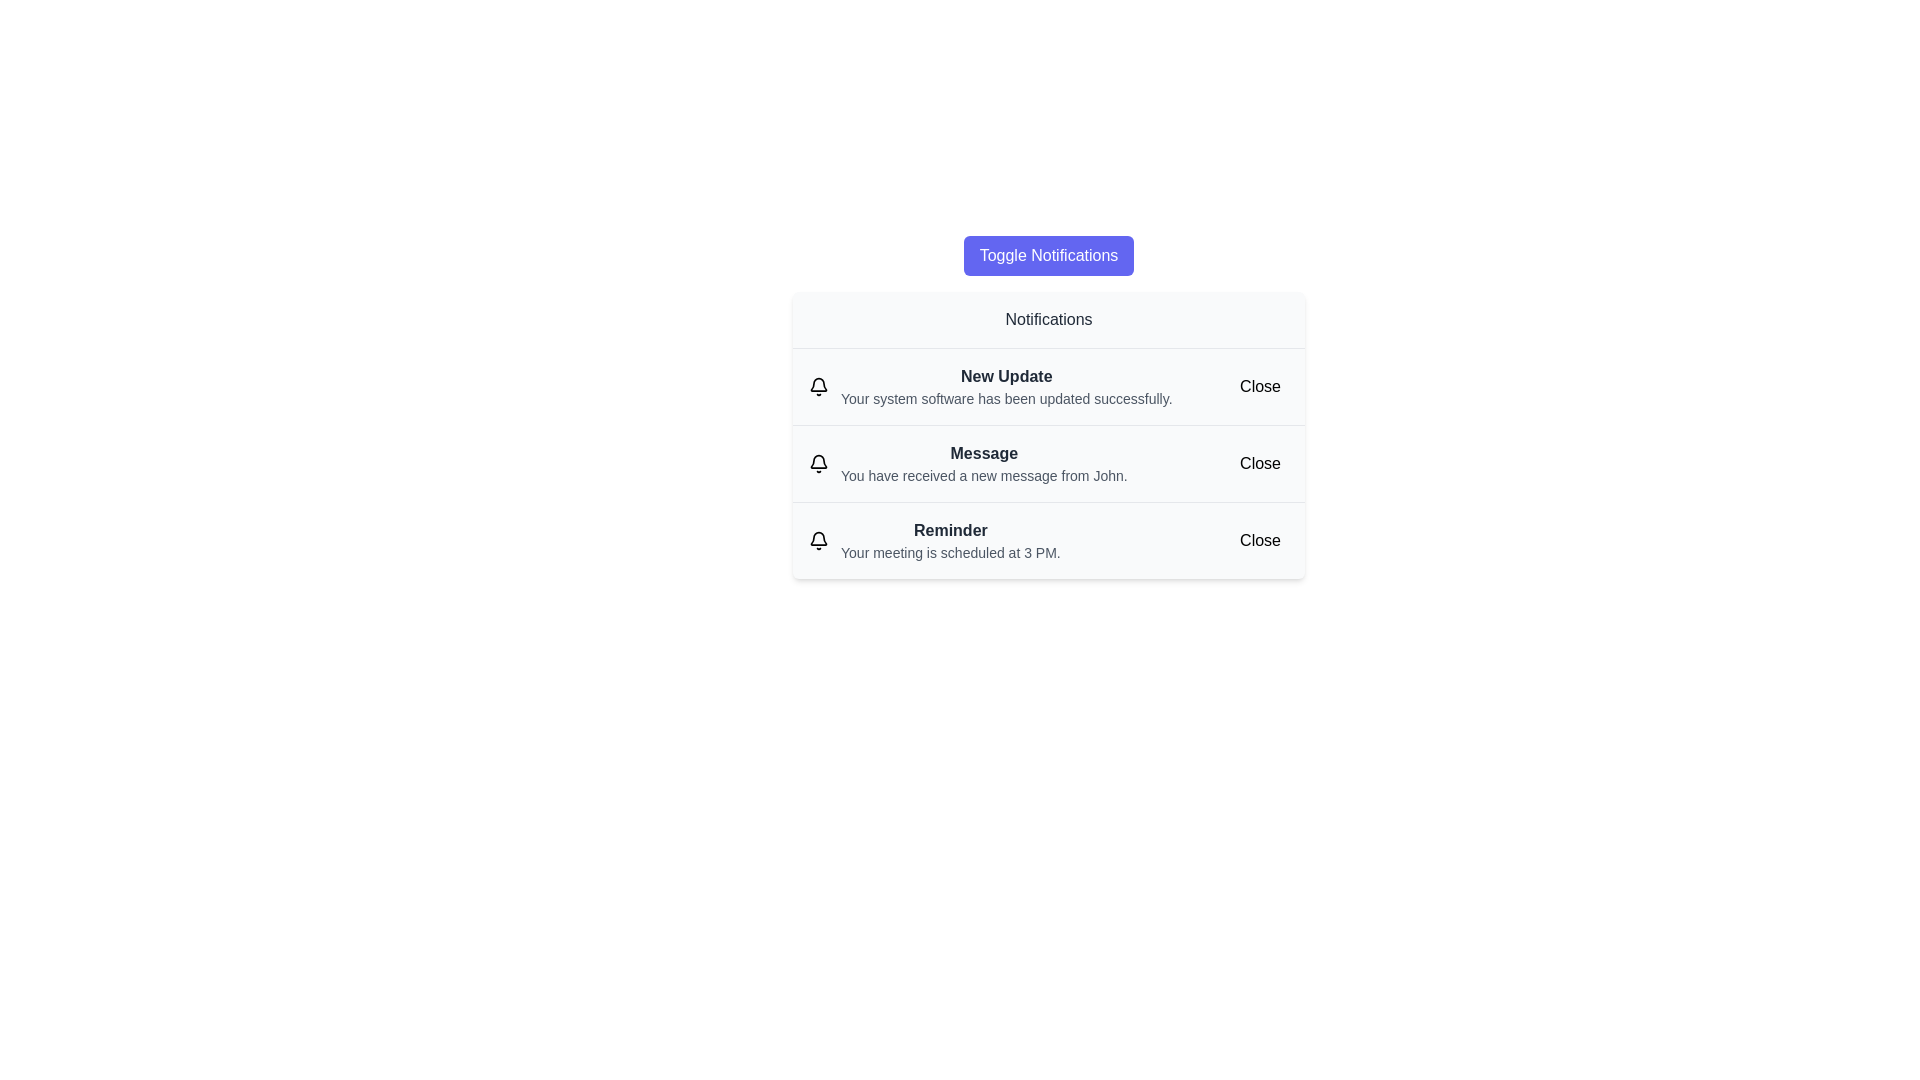 The height and width of the screenshot is (1080, 1920). What do you see at coordinates (1048, 540) in the screenshot?
I see `the 'Close' button on the third notification in the Notifications panel` at bounding box center [1048, 540].